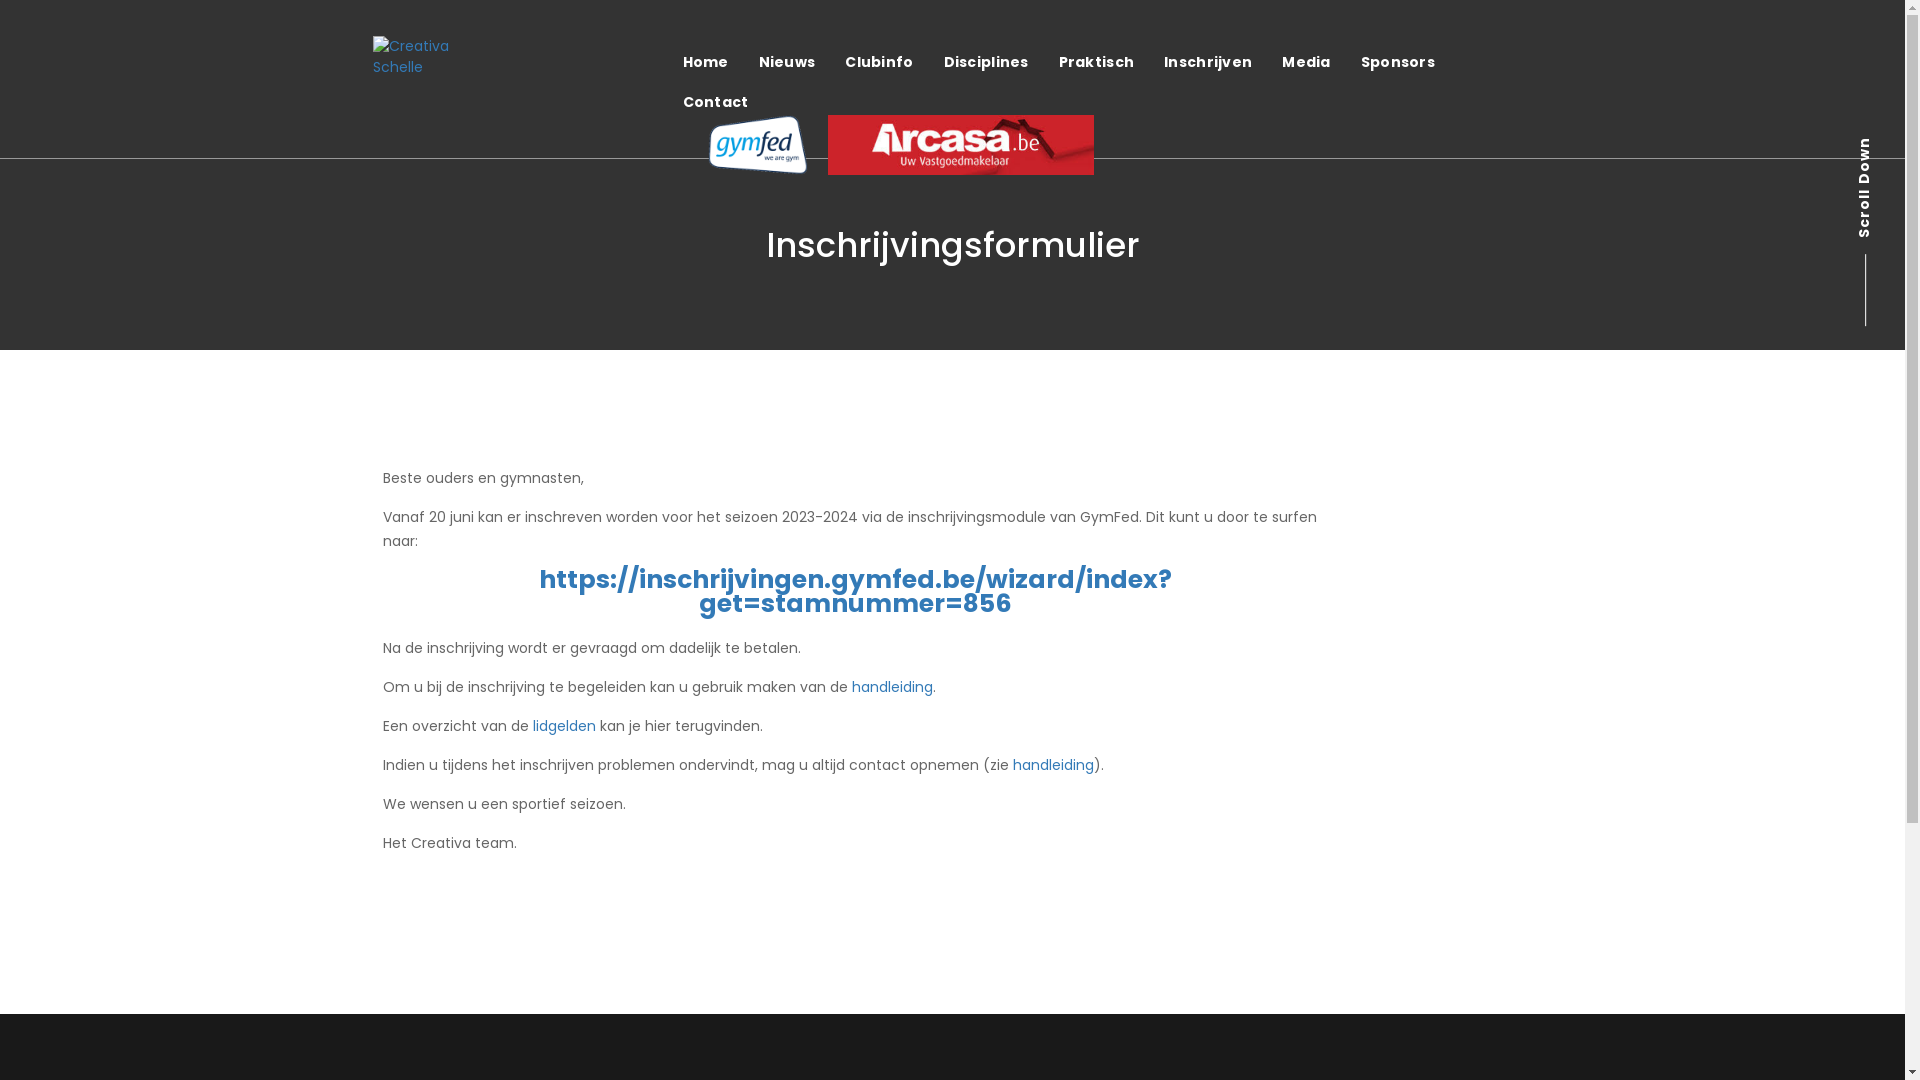 The width and height of the screenshot is (1920, 1080). I want to click on 'handleiding', so click(1051, 764).